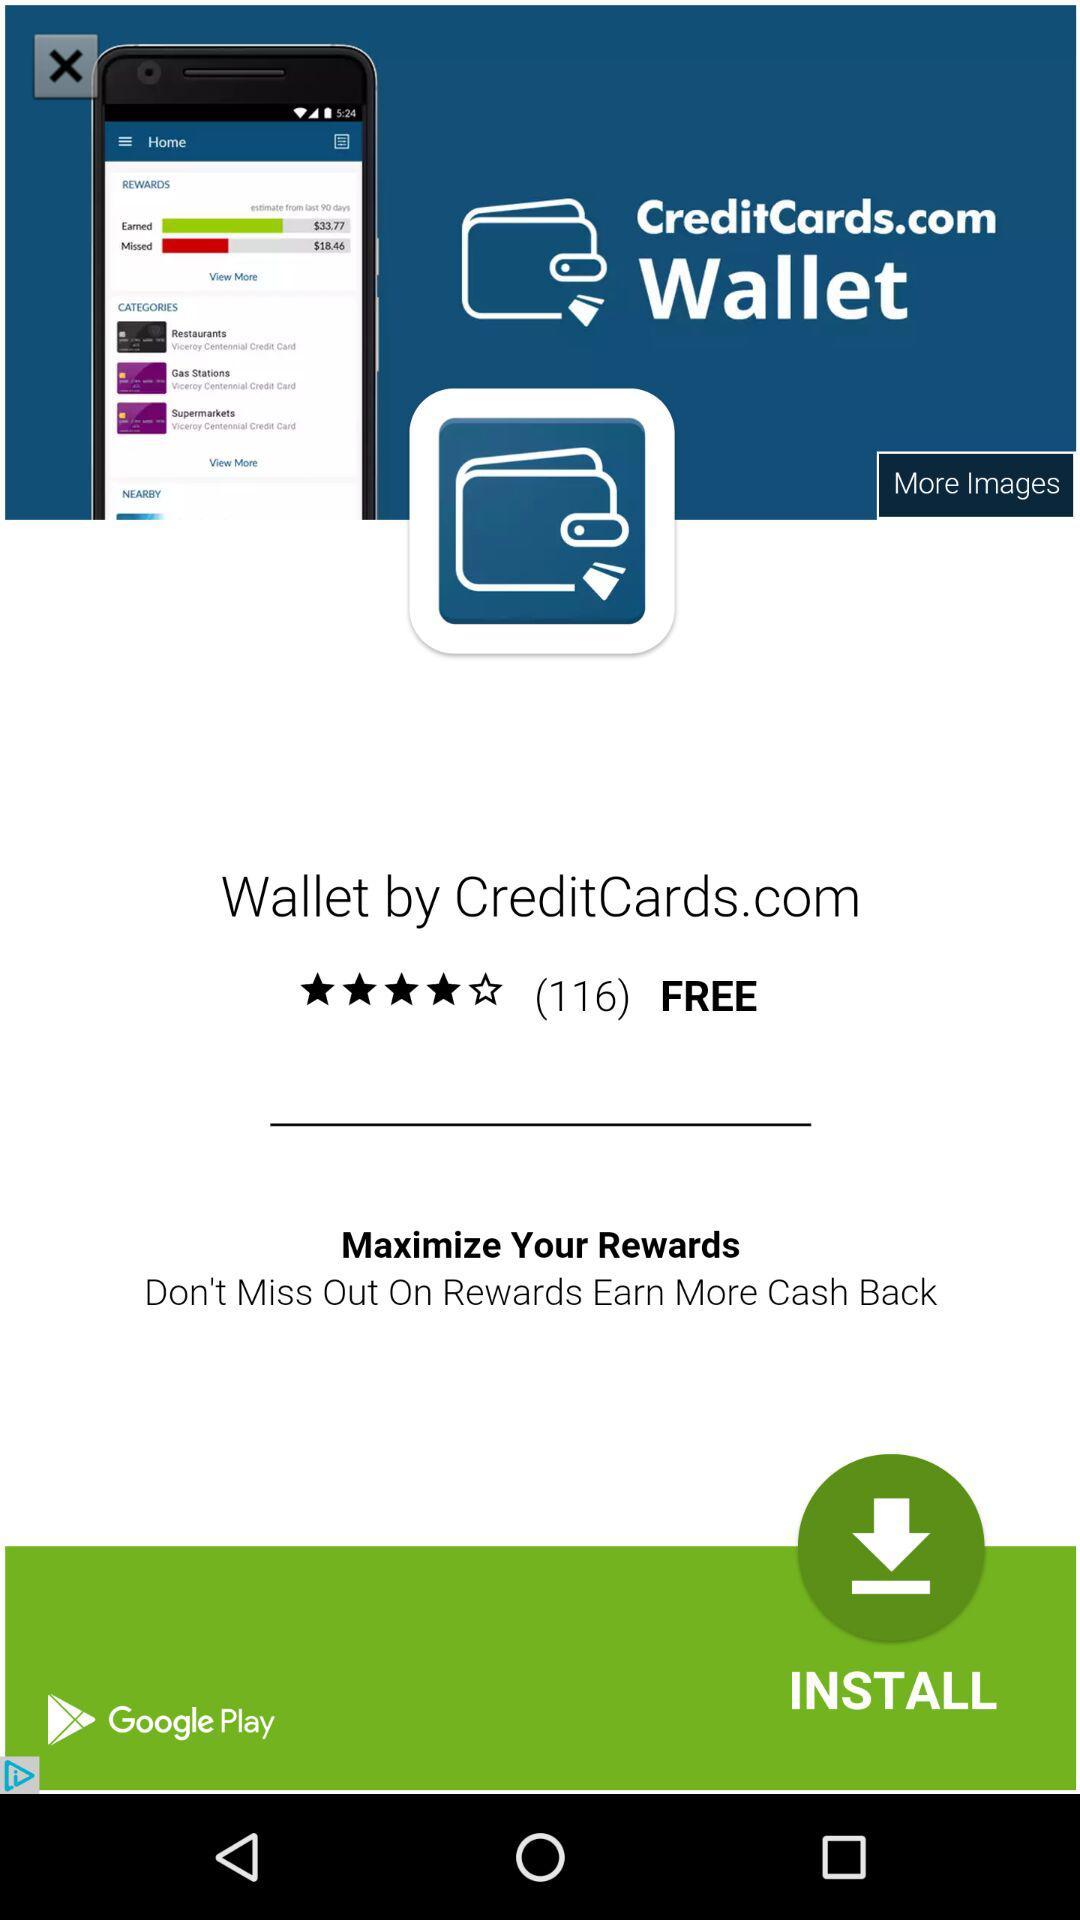  Describe the element at coordinates (64, 70) in the screenshot. I see `the close icon` at that location.